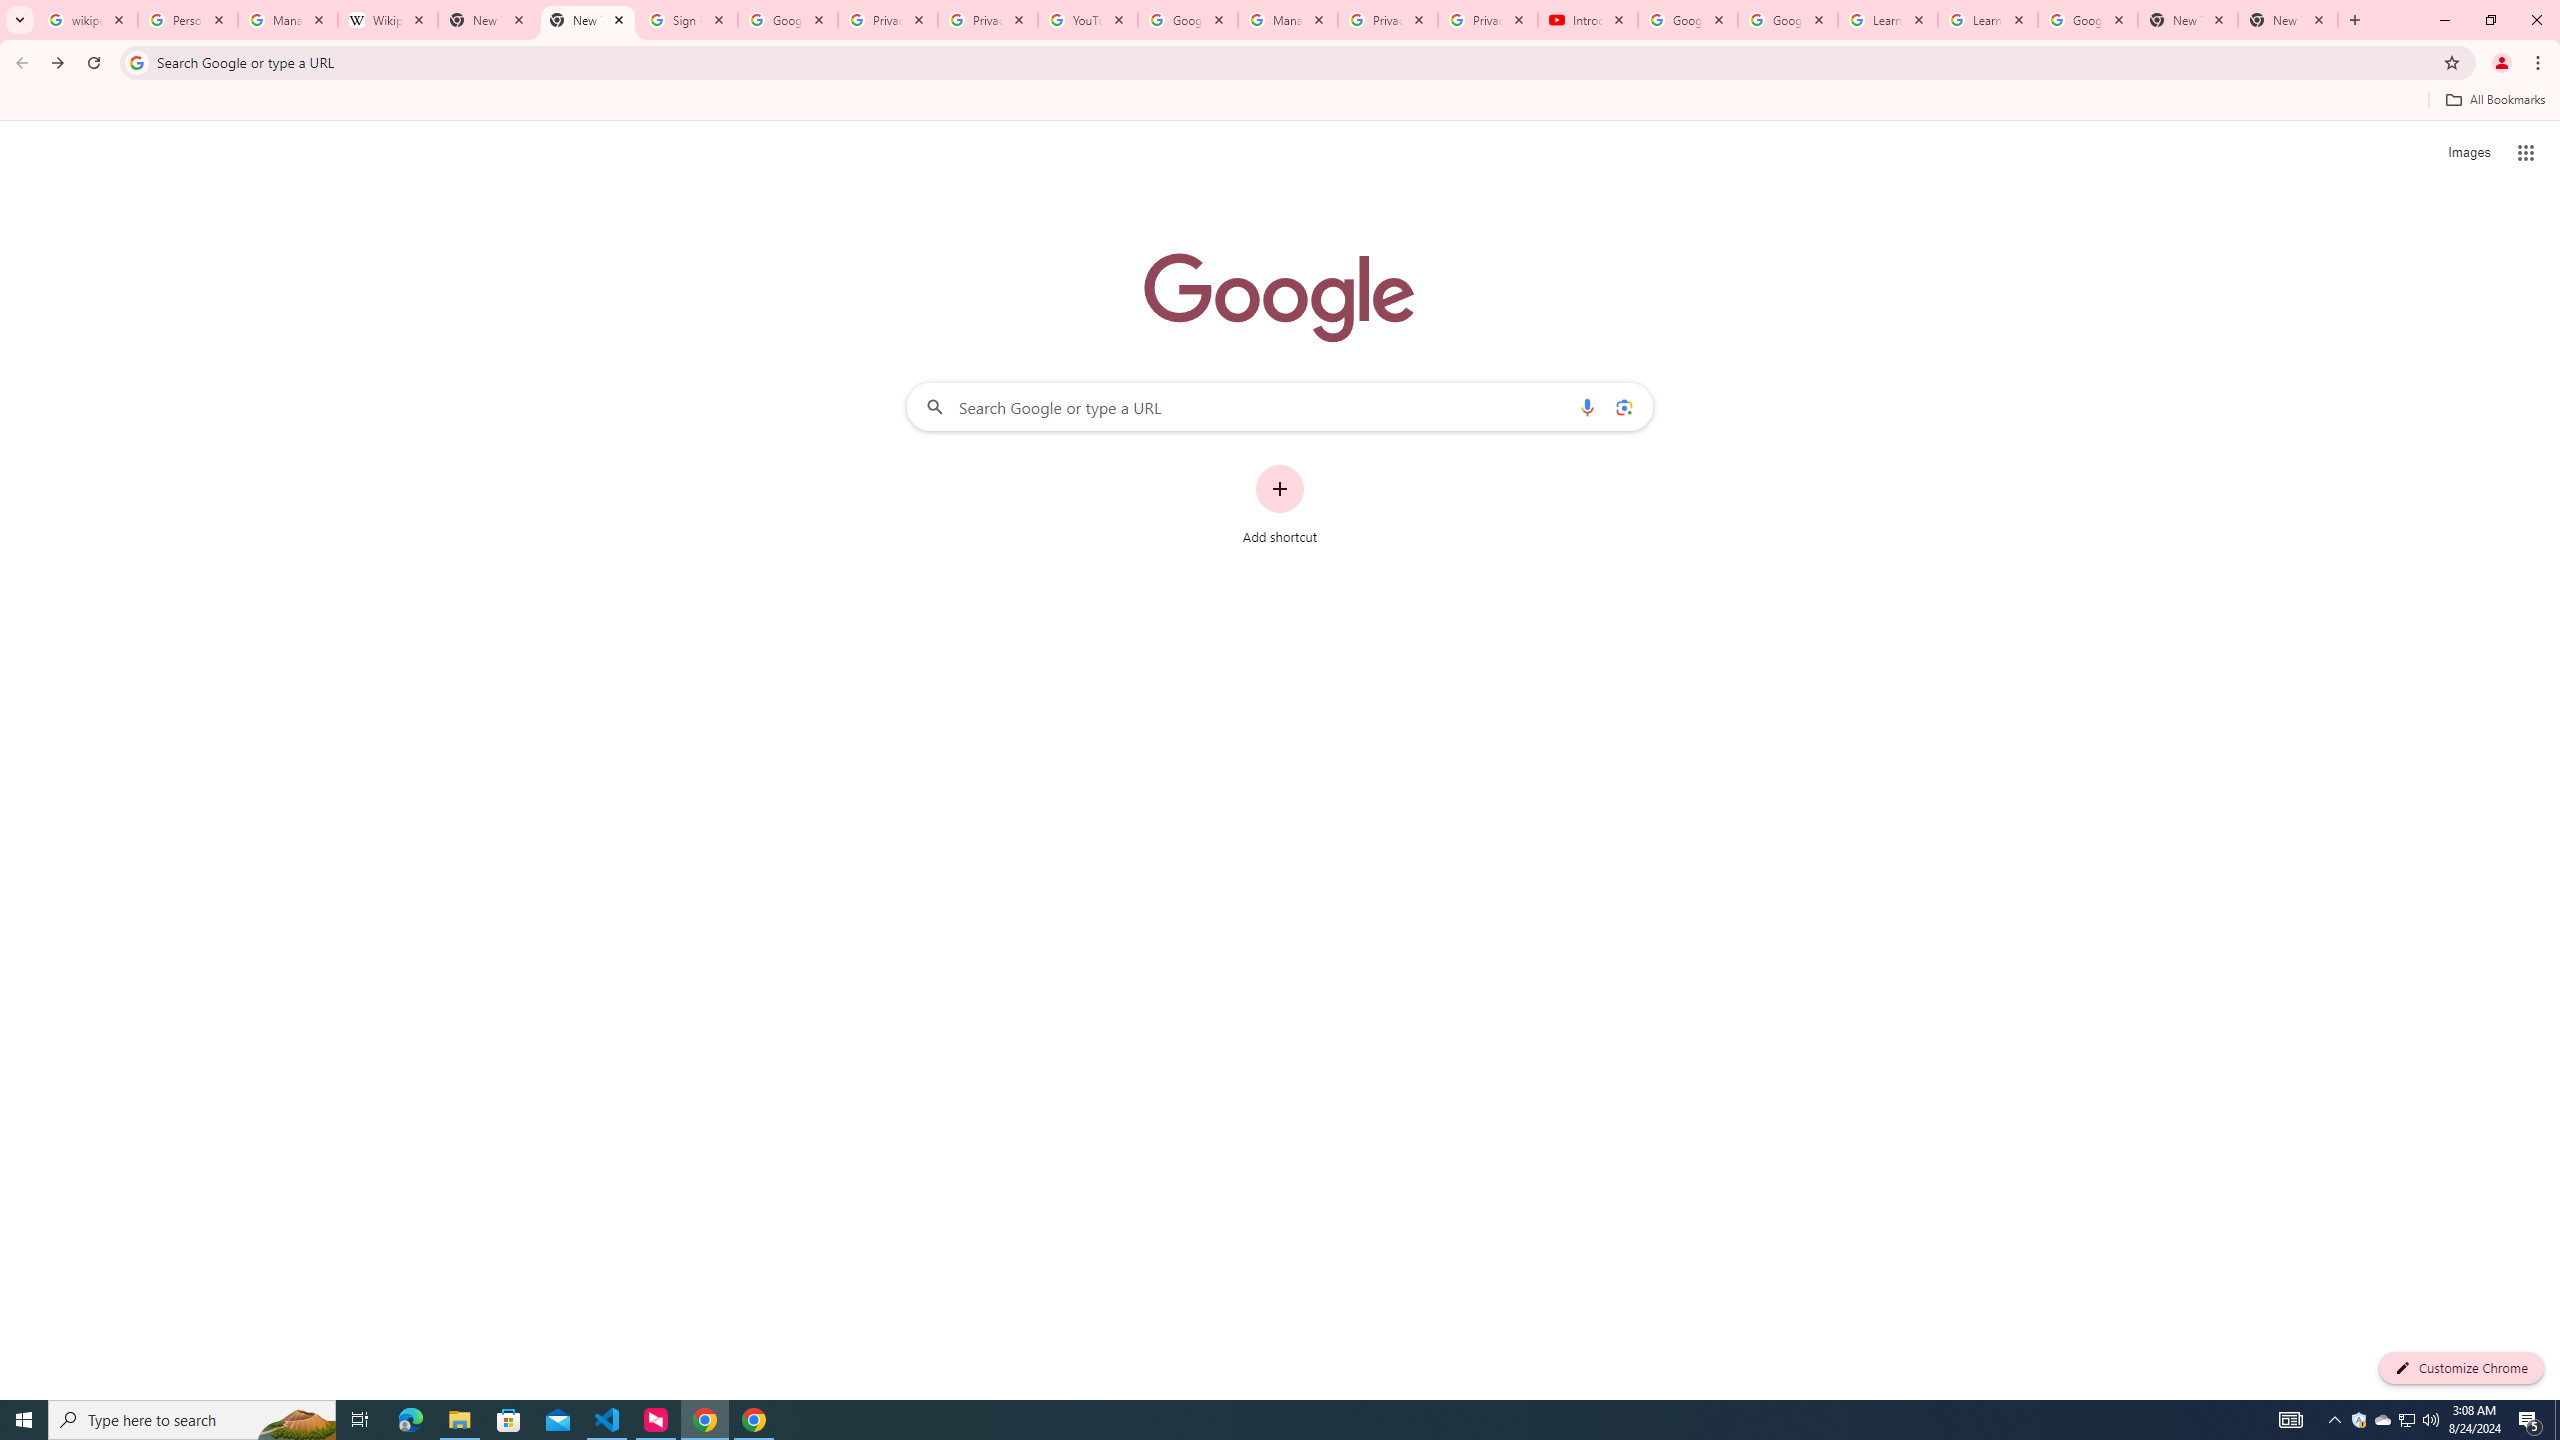 Image resolution: width=2560 pixels, height=1440 pixels. What do you see at coordinates (1280, 405) in the screenshot?
I see `'Search Google or type a URL'` at bounding box center [1280, 405].